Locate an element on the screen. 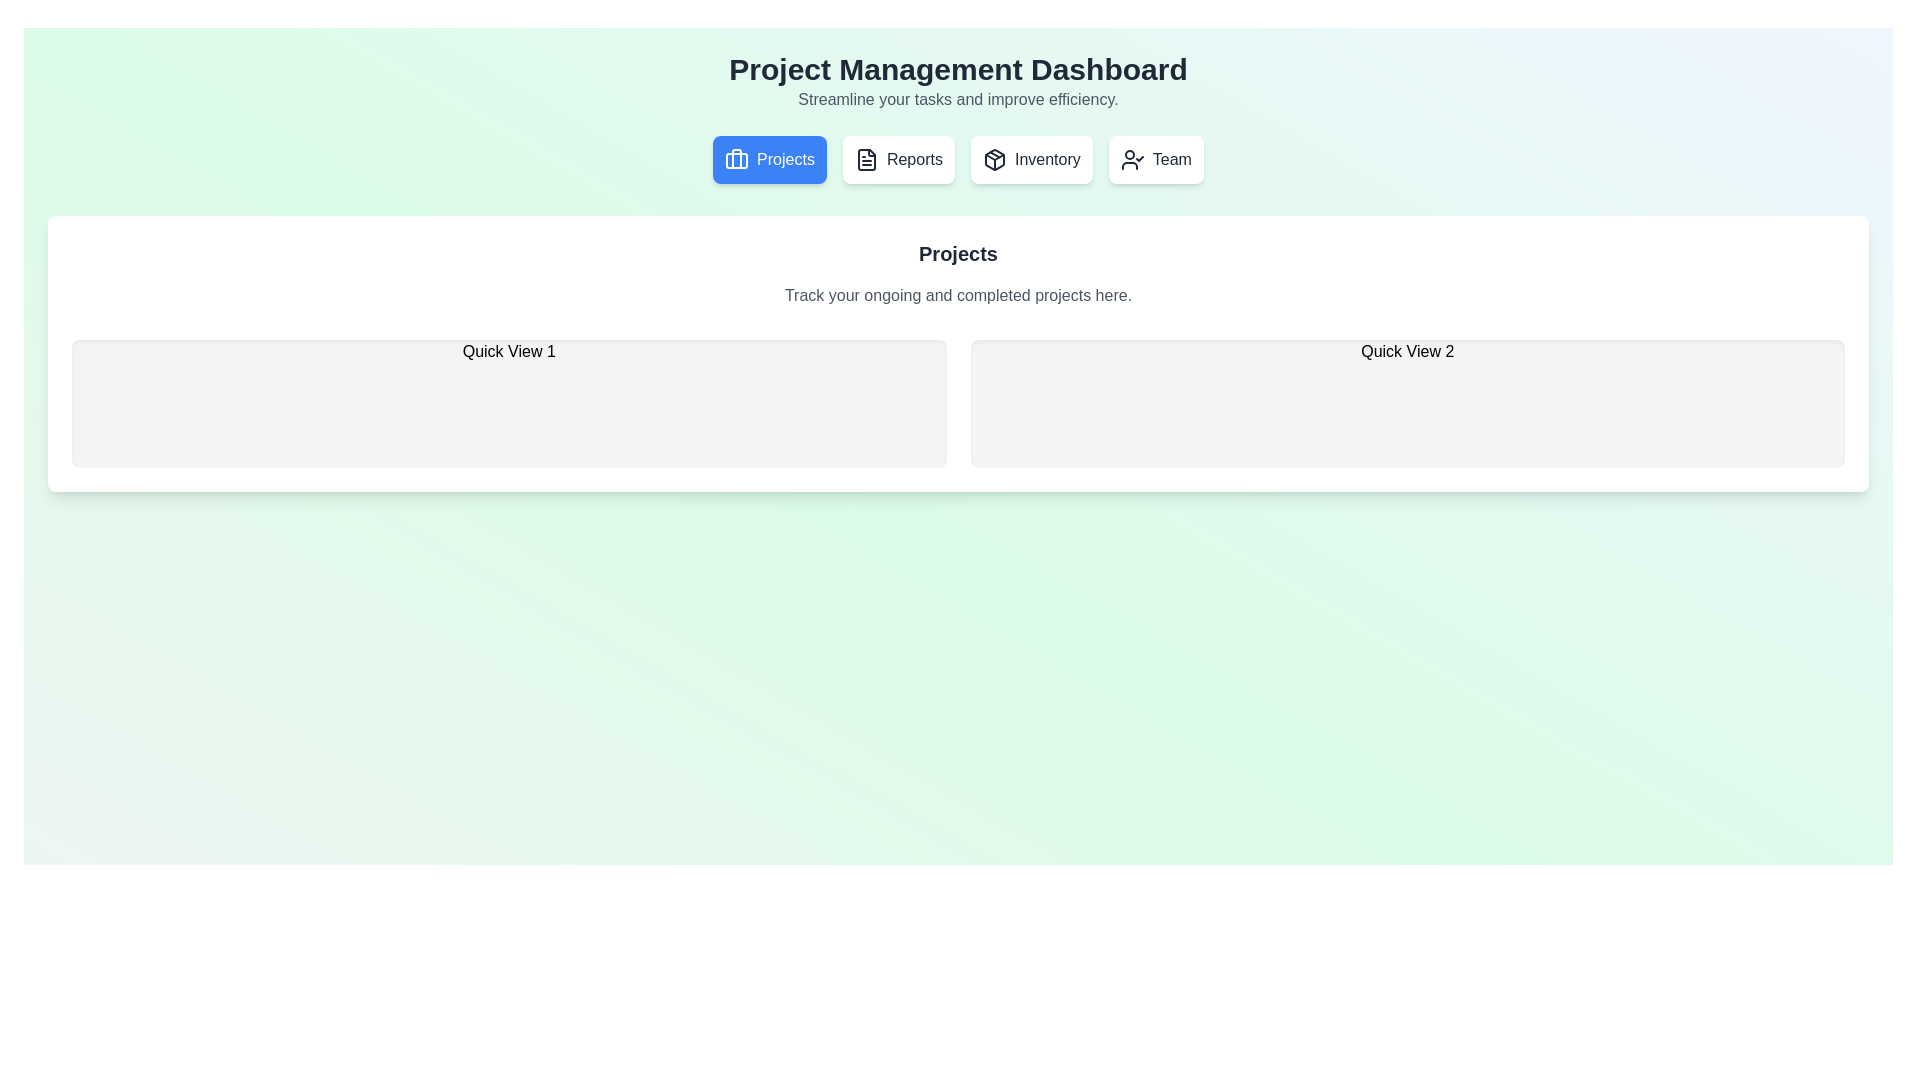 The width and height of the screenshot is (1920, 1080). the briefcase icon located at the leftmost part of the 'Projects' button group, which has a blue circular background and is positioned at the top center of the page is located at coordinates (736, 158).